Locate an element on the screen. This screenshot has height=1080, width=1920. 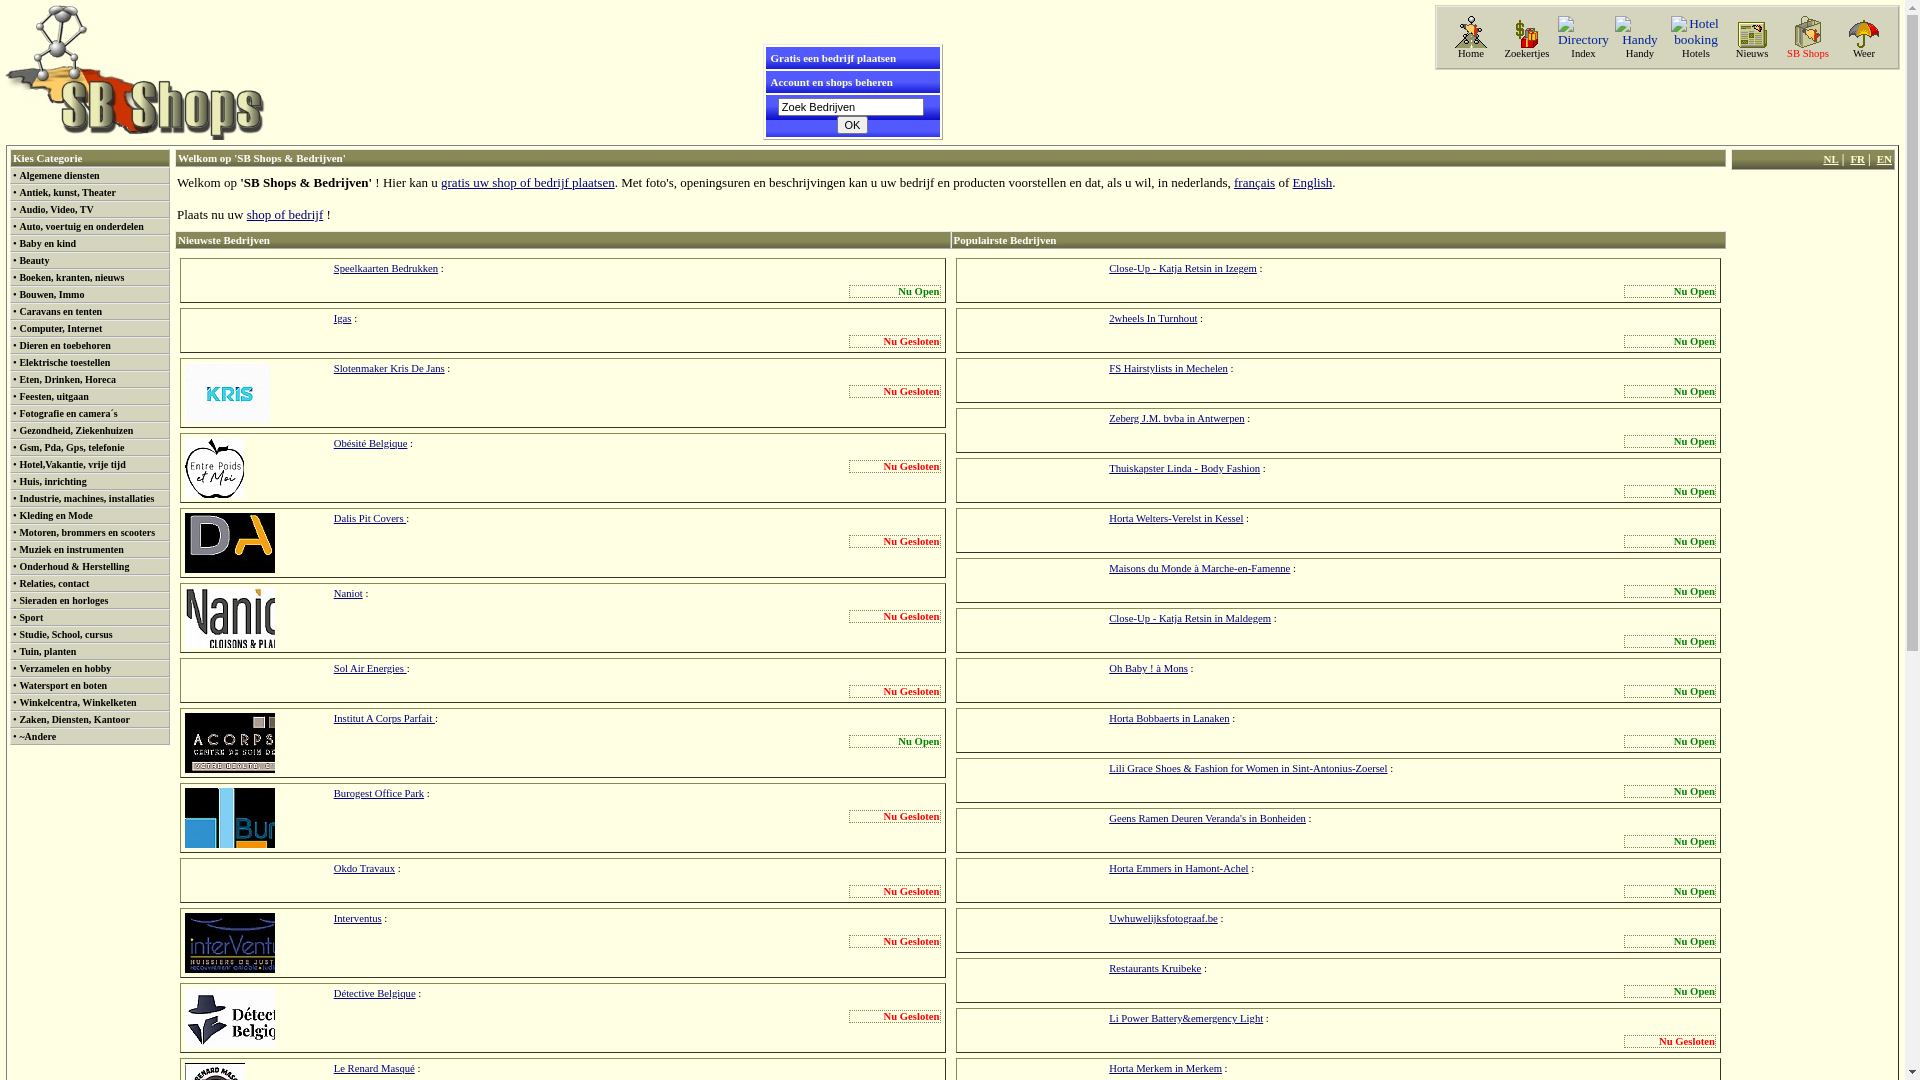
'Watersport en boten' is located at coordinates (62, 684).